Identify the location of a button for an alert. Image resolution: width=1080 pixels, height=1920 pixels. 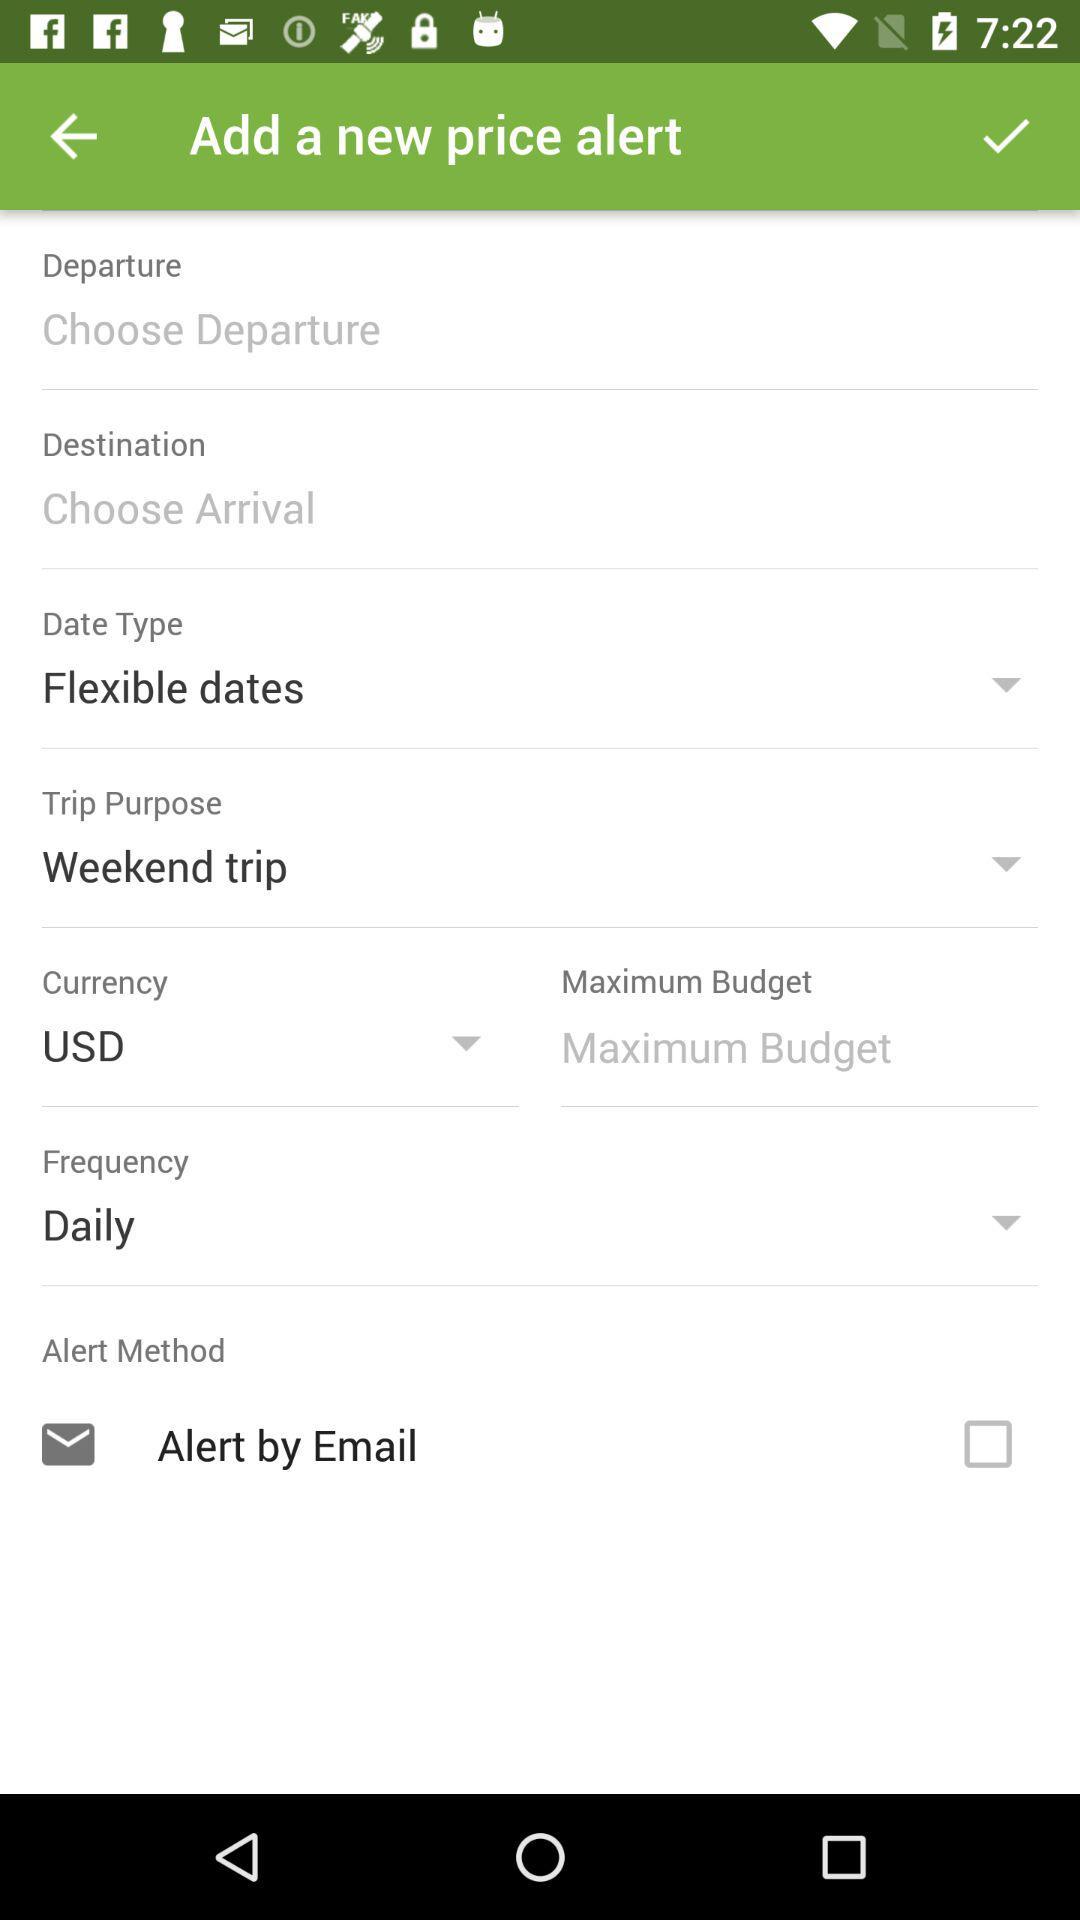
(987, 1444).